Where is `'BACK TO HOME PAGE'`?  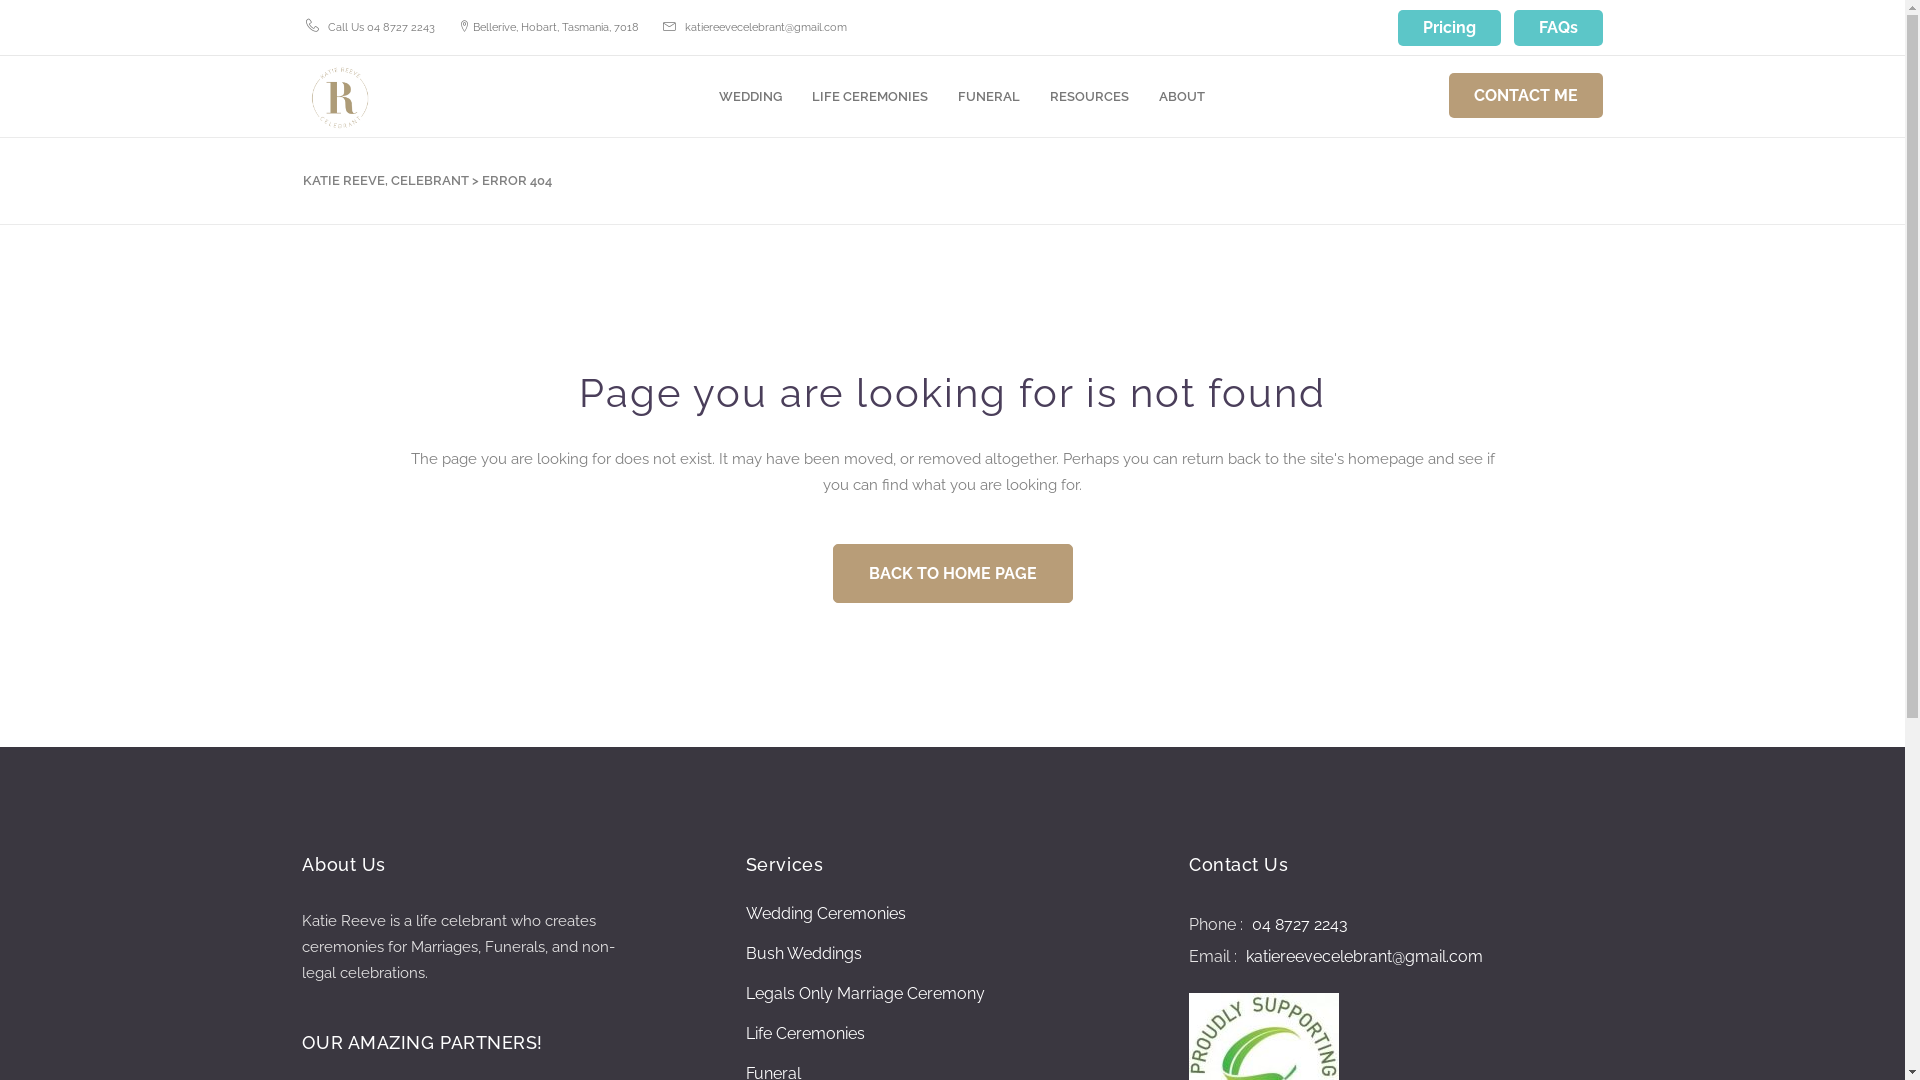
'BACK TO HOME PAGE' is located at coordinates (831, 573).